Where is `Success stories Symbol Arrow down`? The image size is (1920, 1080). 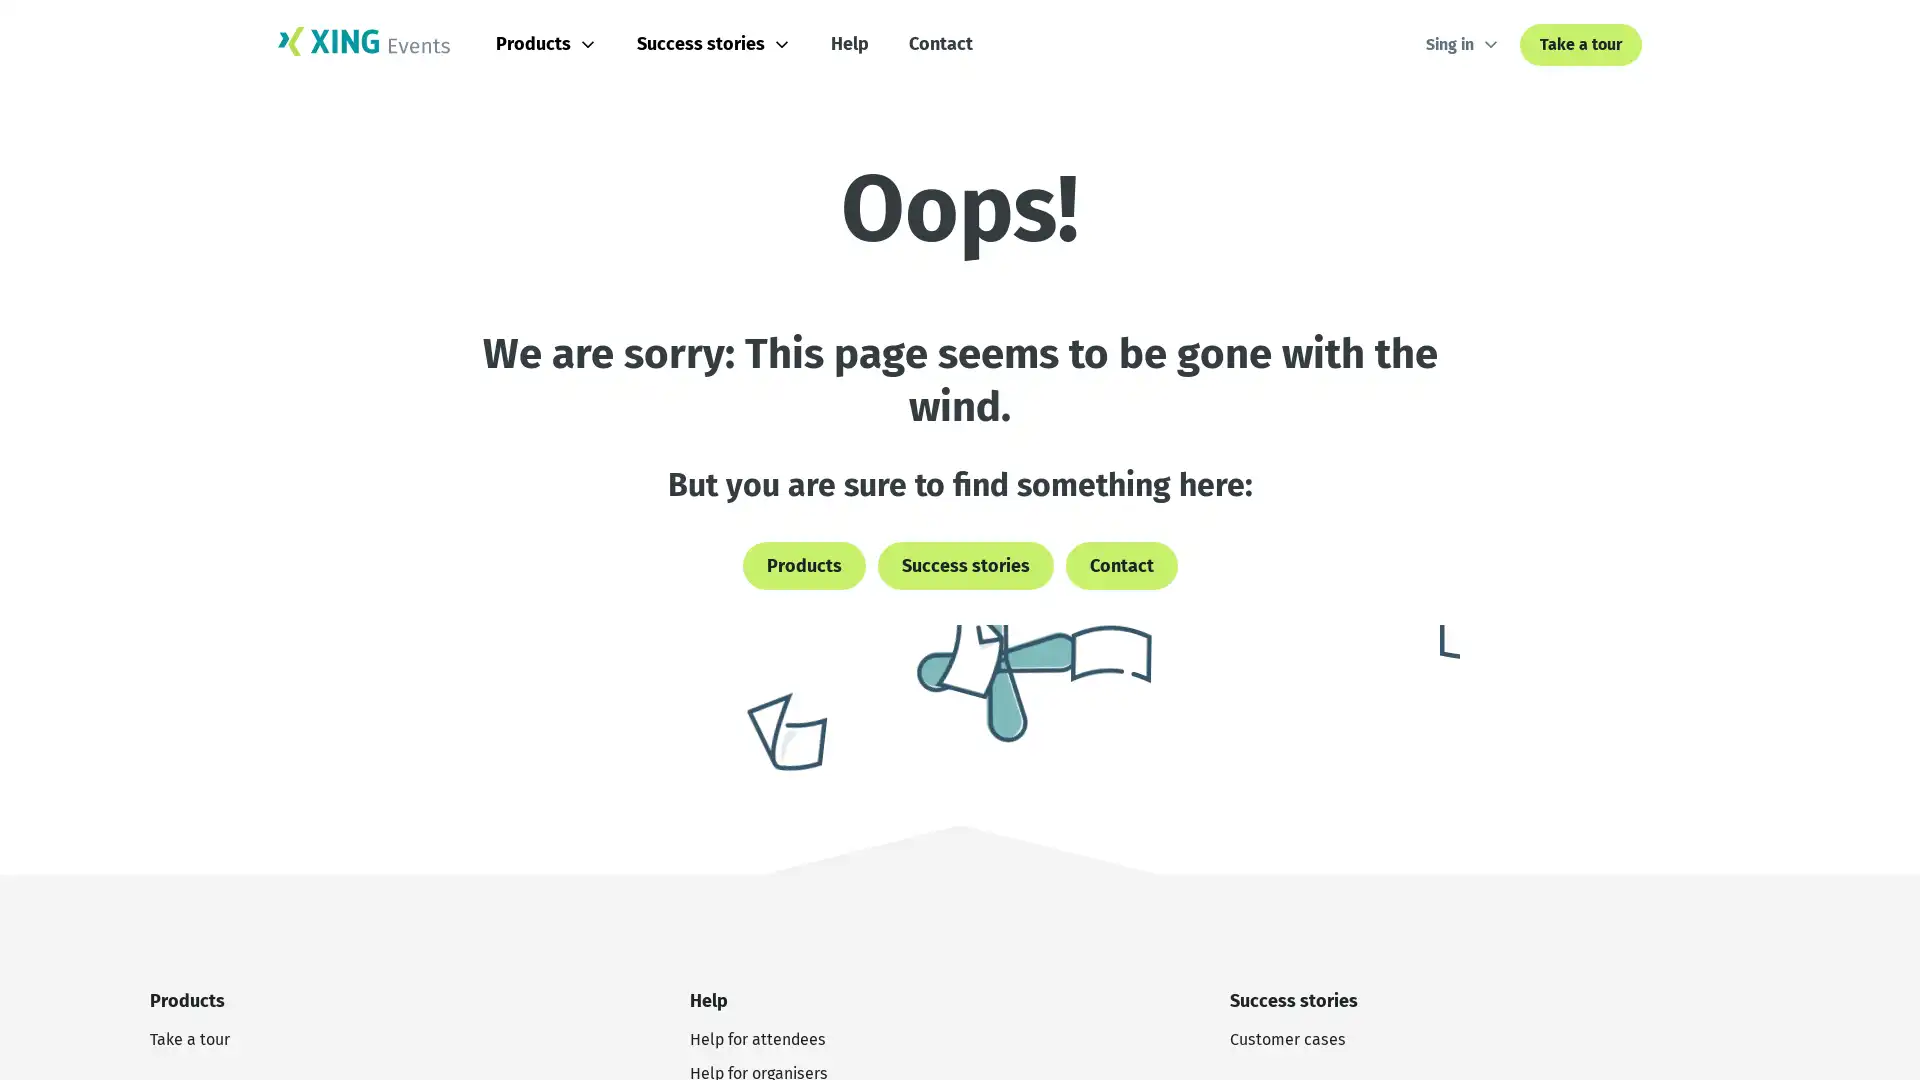 Success stories Symbol Arrow down is located at coordinates (727, 44).